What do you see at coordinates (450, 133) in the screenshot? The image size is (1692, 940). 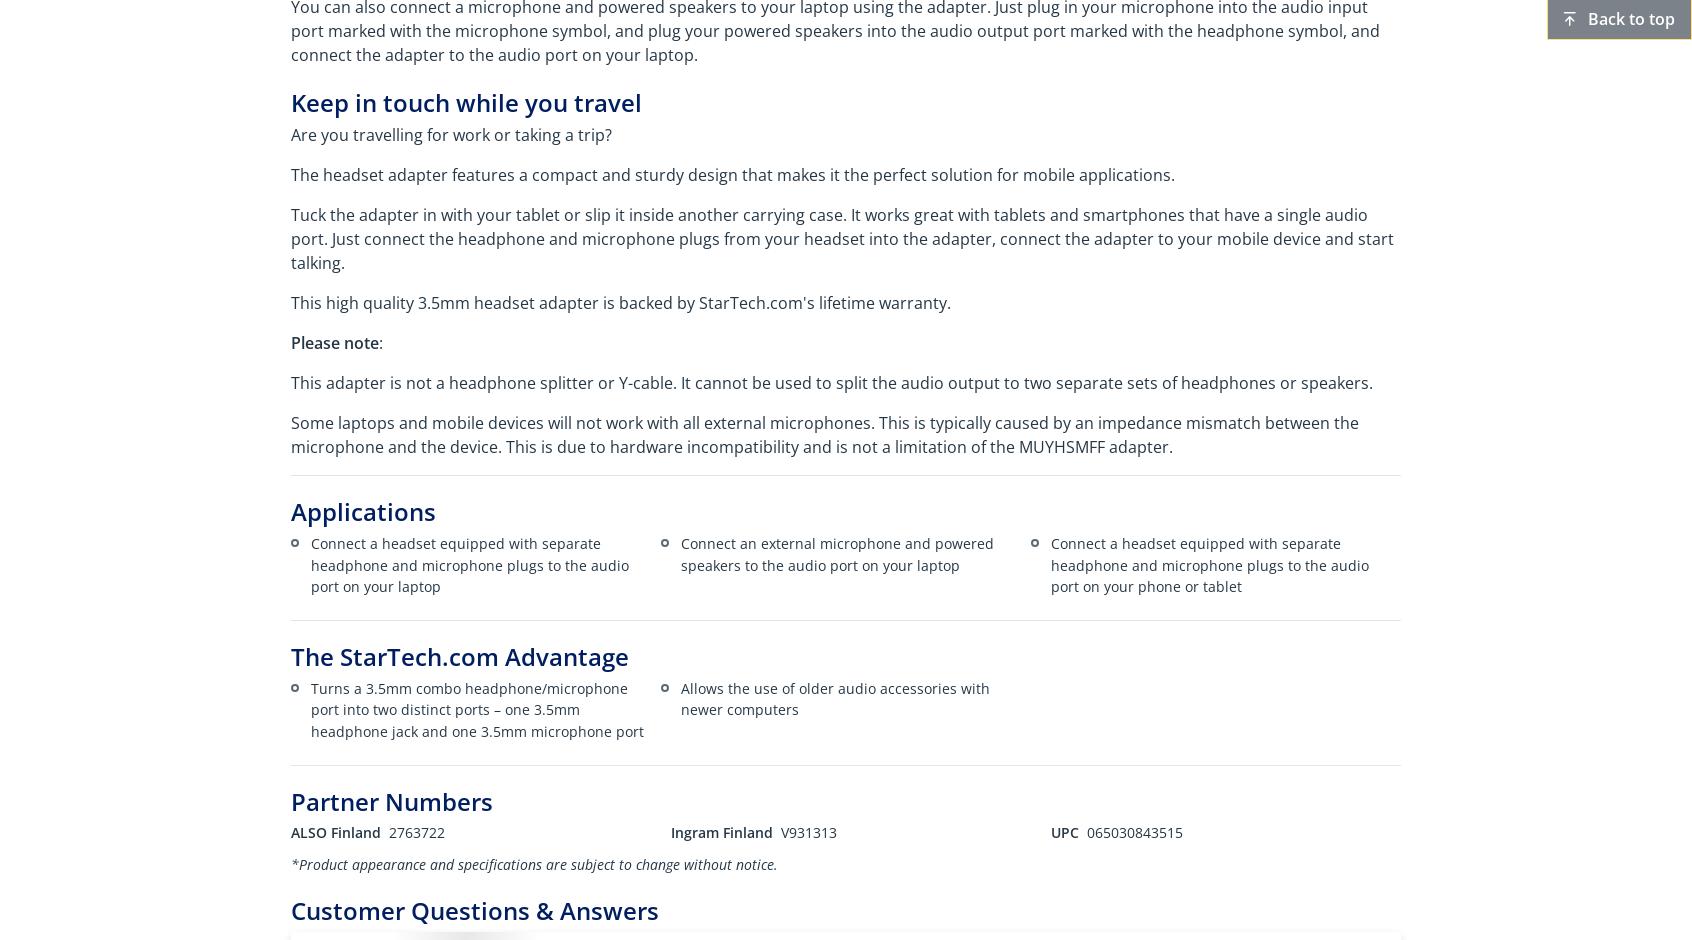 I see `'Are you travelling for work or taking a trip?'` at bounding box center [450, 133].